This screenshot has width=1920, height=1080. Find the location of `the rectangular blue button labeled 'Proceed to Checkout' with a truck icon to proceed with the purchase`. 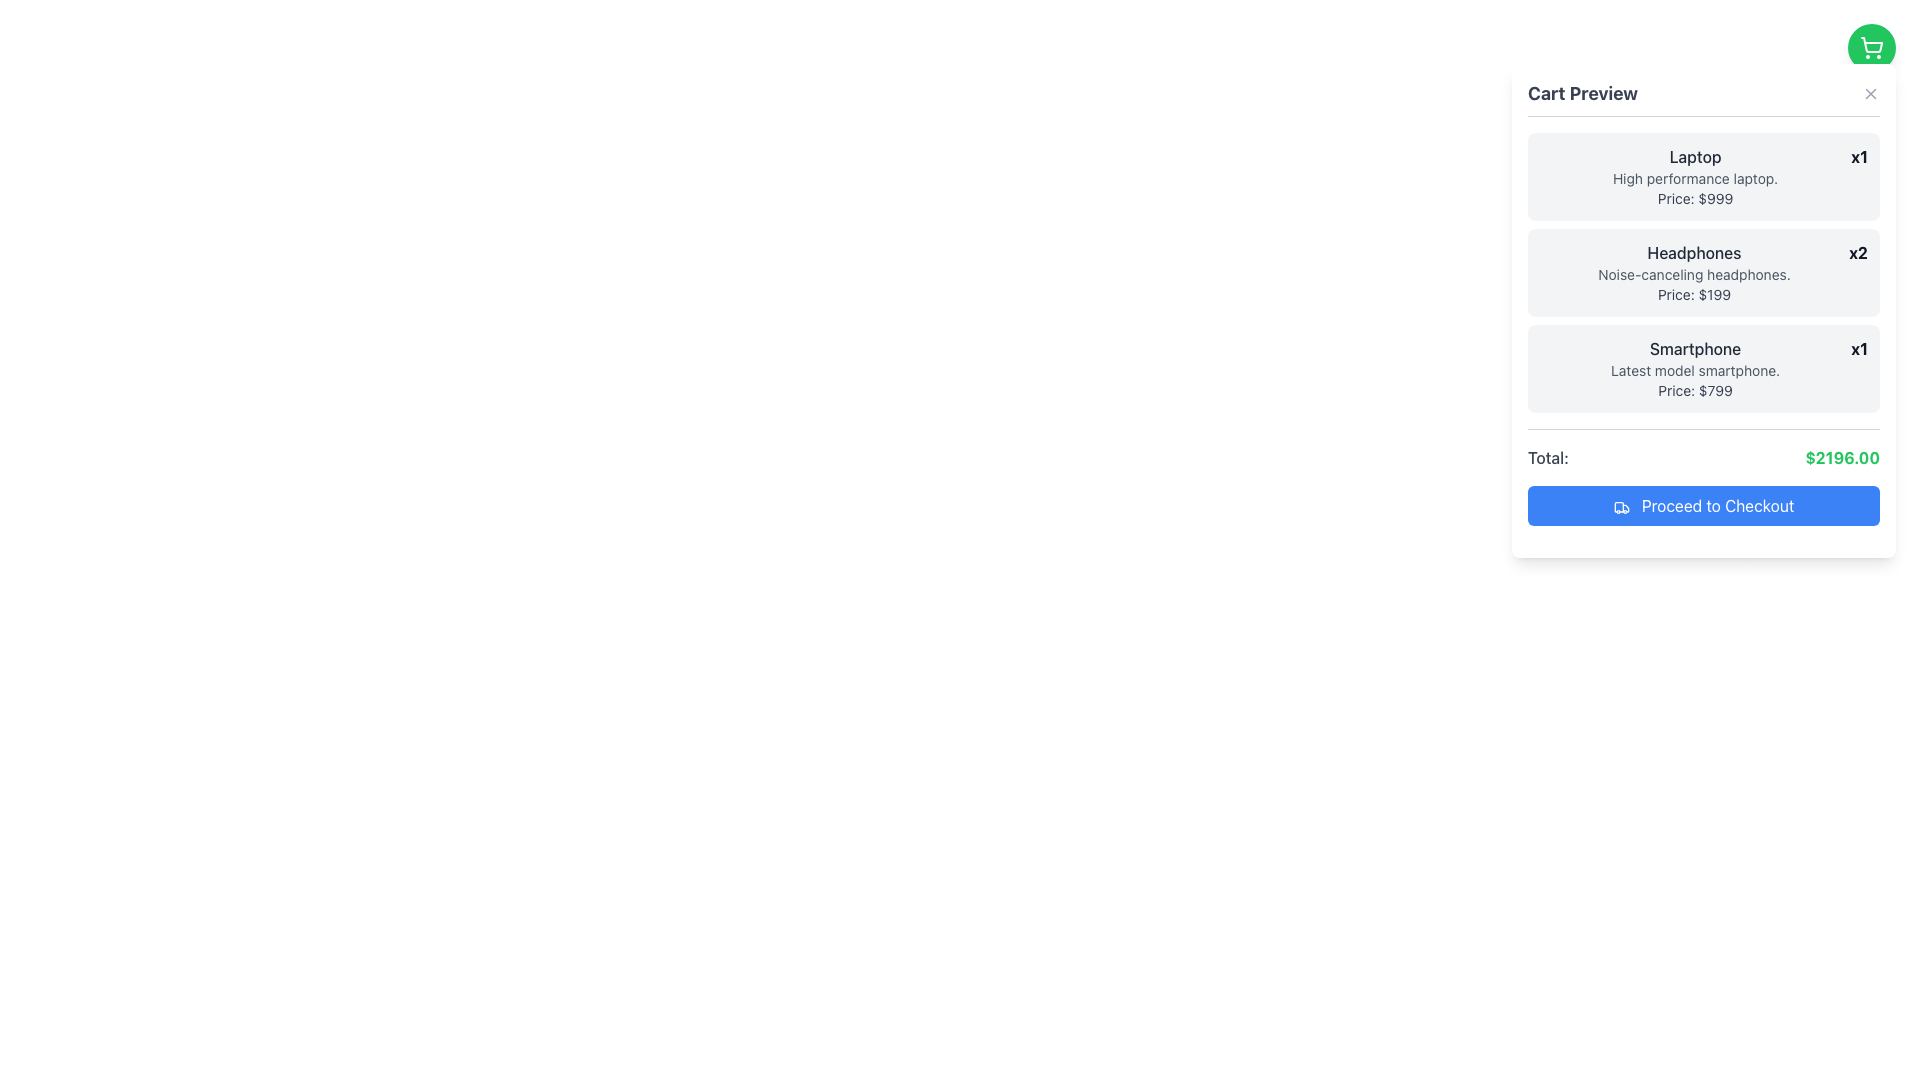

the rectangular blue button labeled 'Proceed to Checkout' with a truck icon to proceed with the purchase is located at coordinates (1703, 504).